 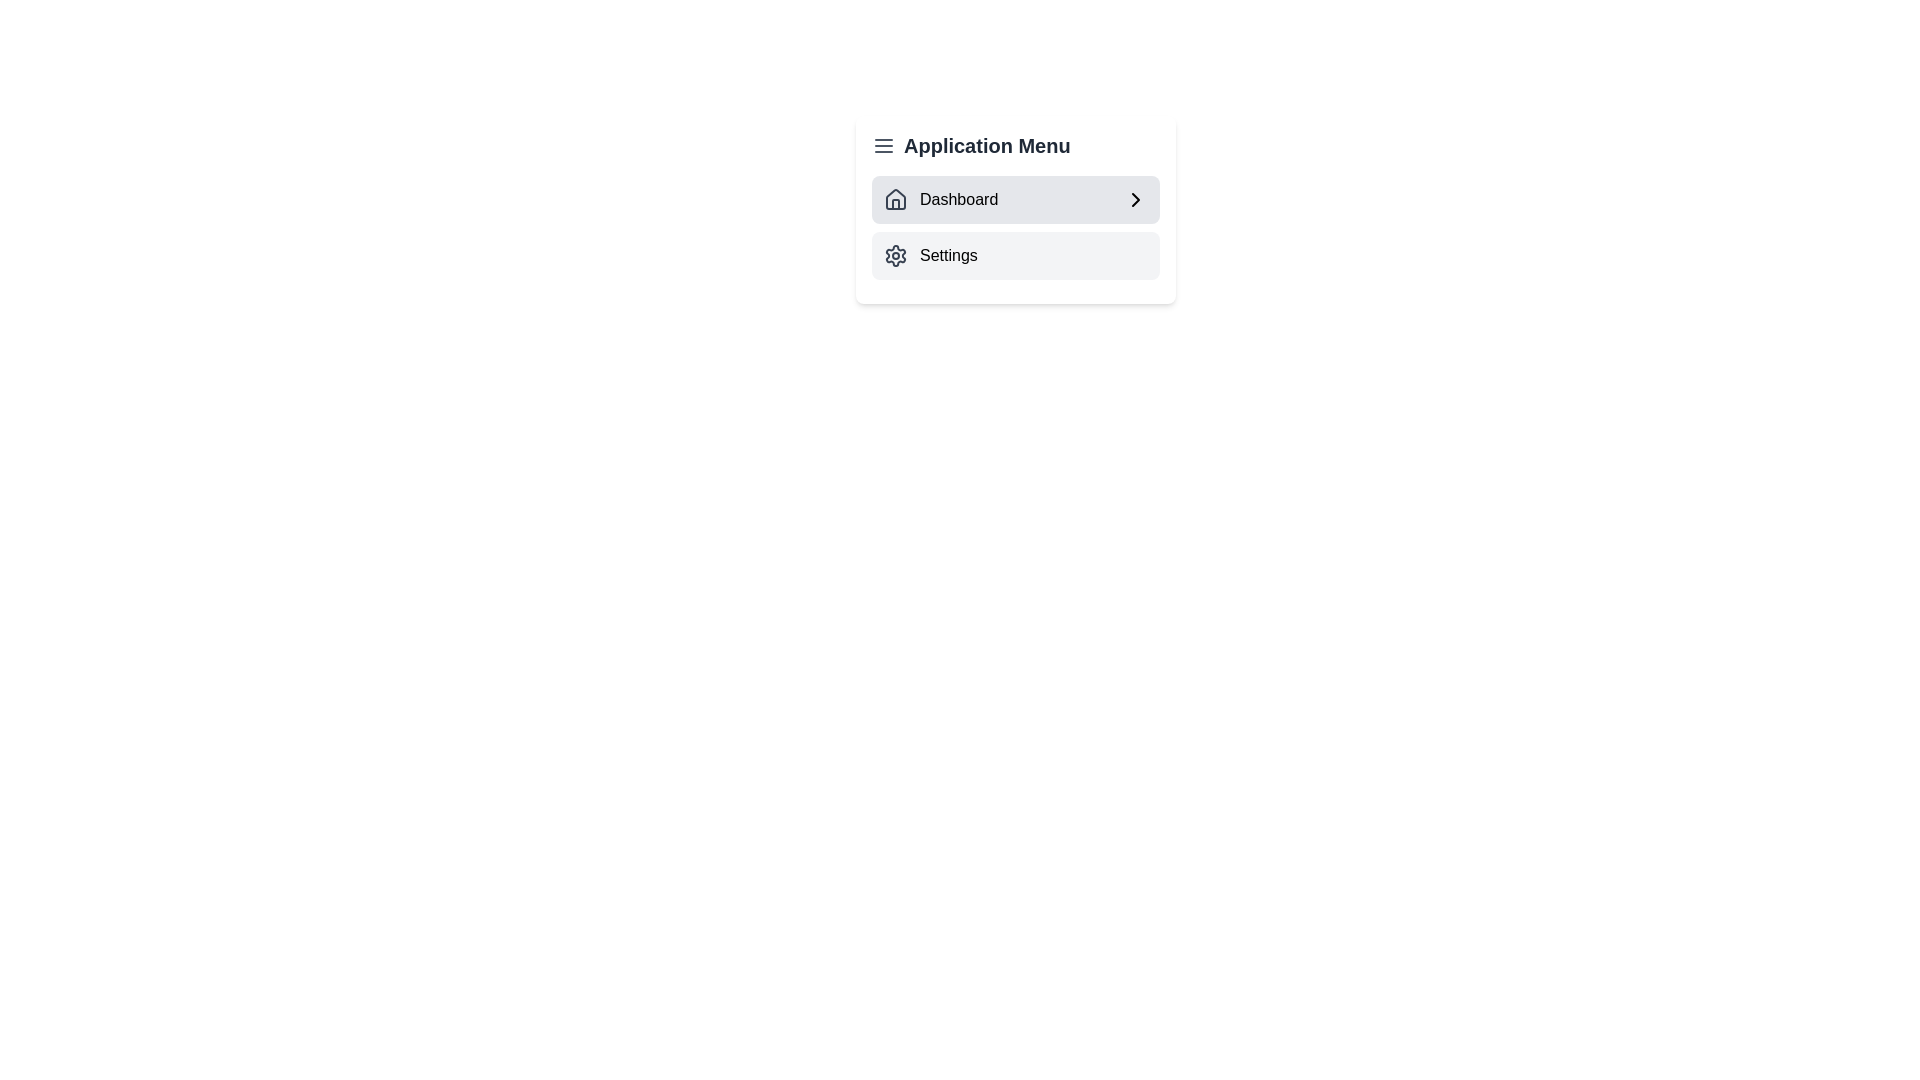 What do you see at coordinates (882, 145) in the screenshot?
I see `the gray hamburger menu icon located to the left of the 'Application Menu' text` at bounding box center [882, 145].